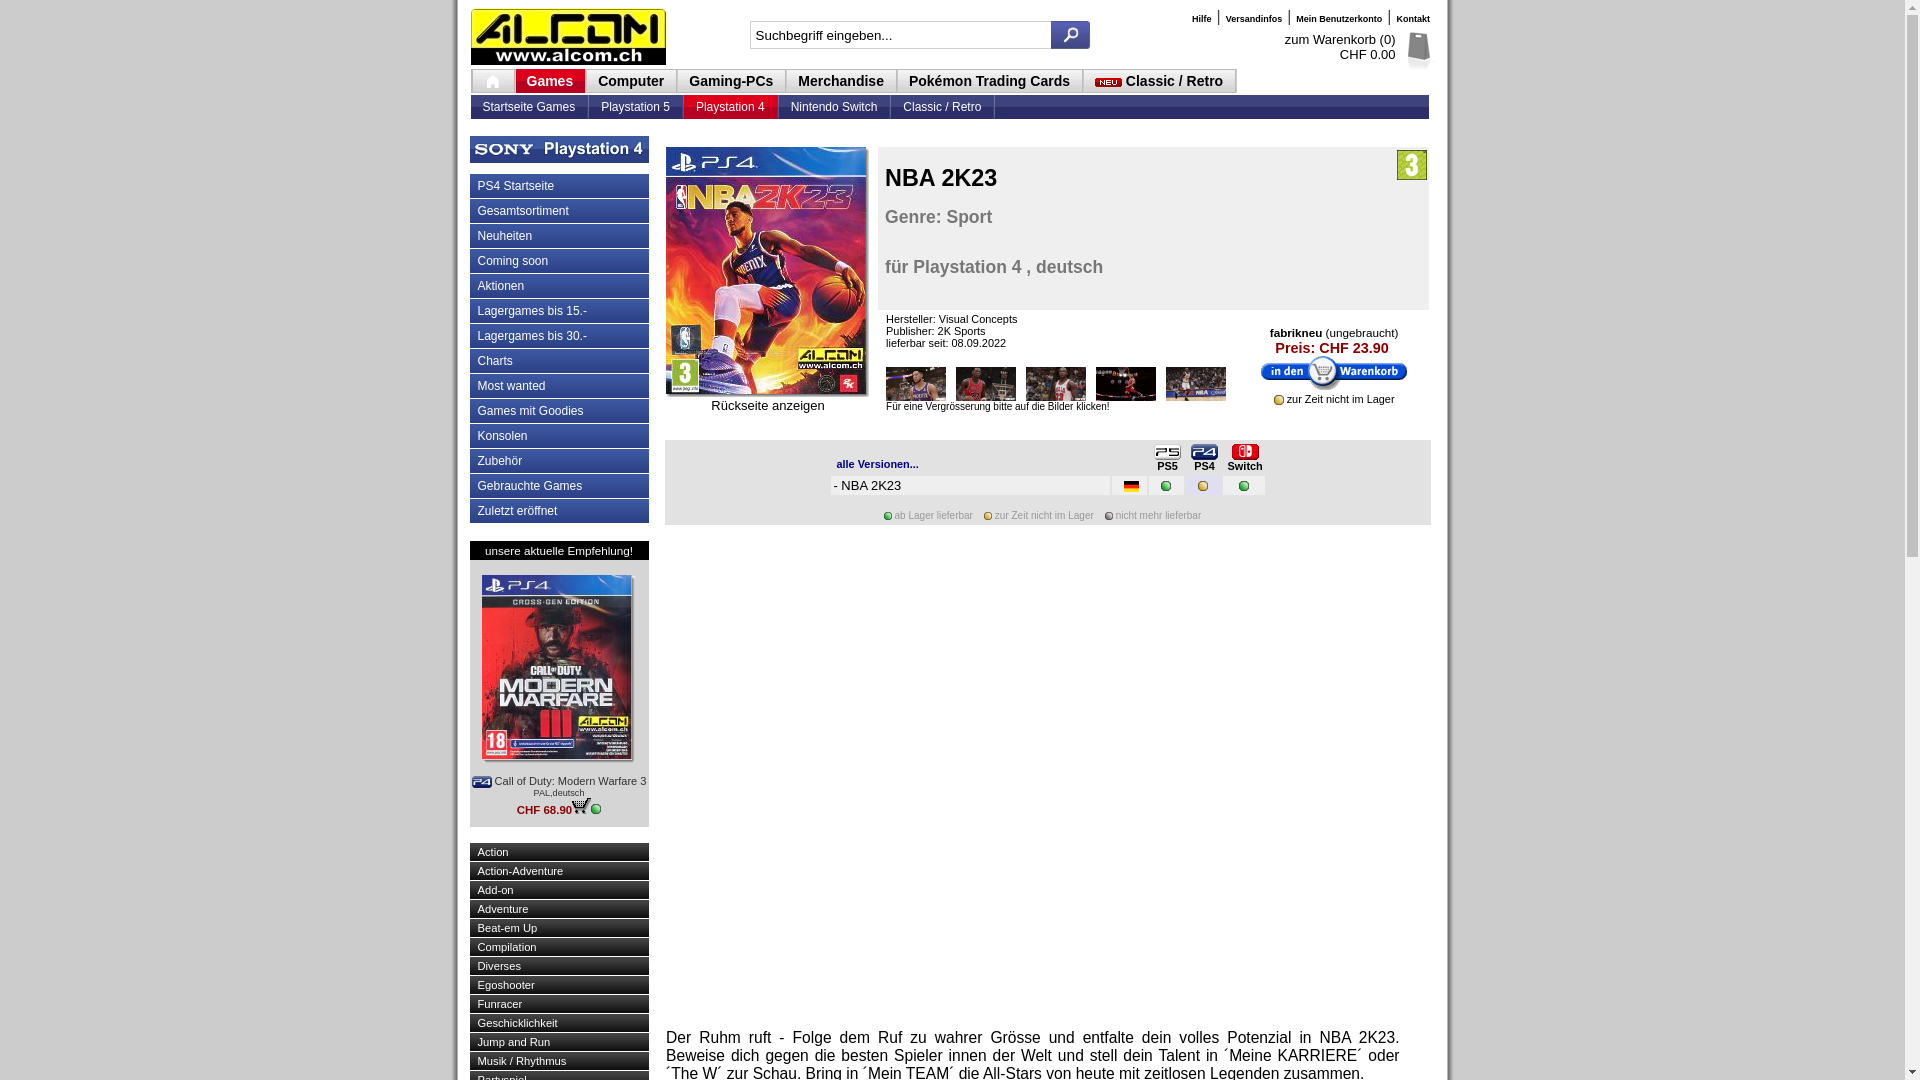  Describe the element at coordinates (1340, 45) in the screenshot. I see `'zum Warenkorb (0)` at that location.